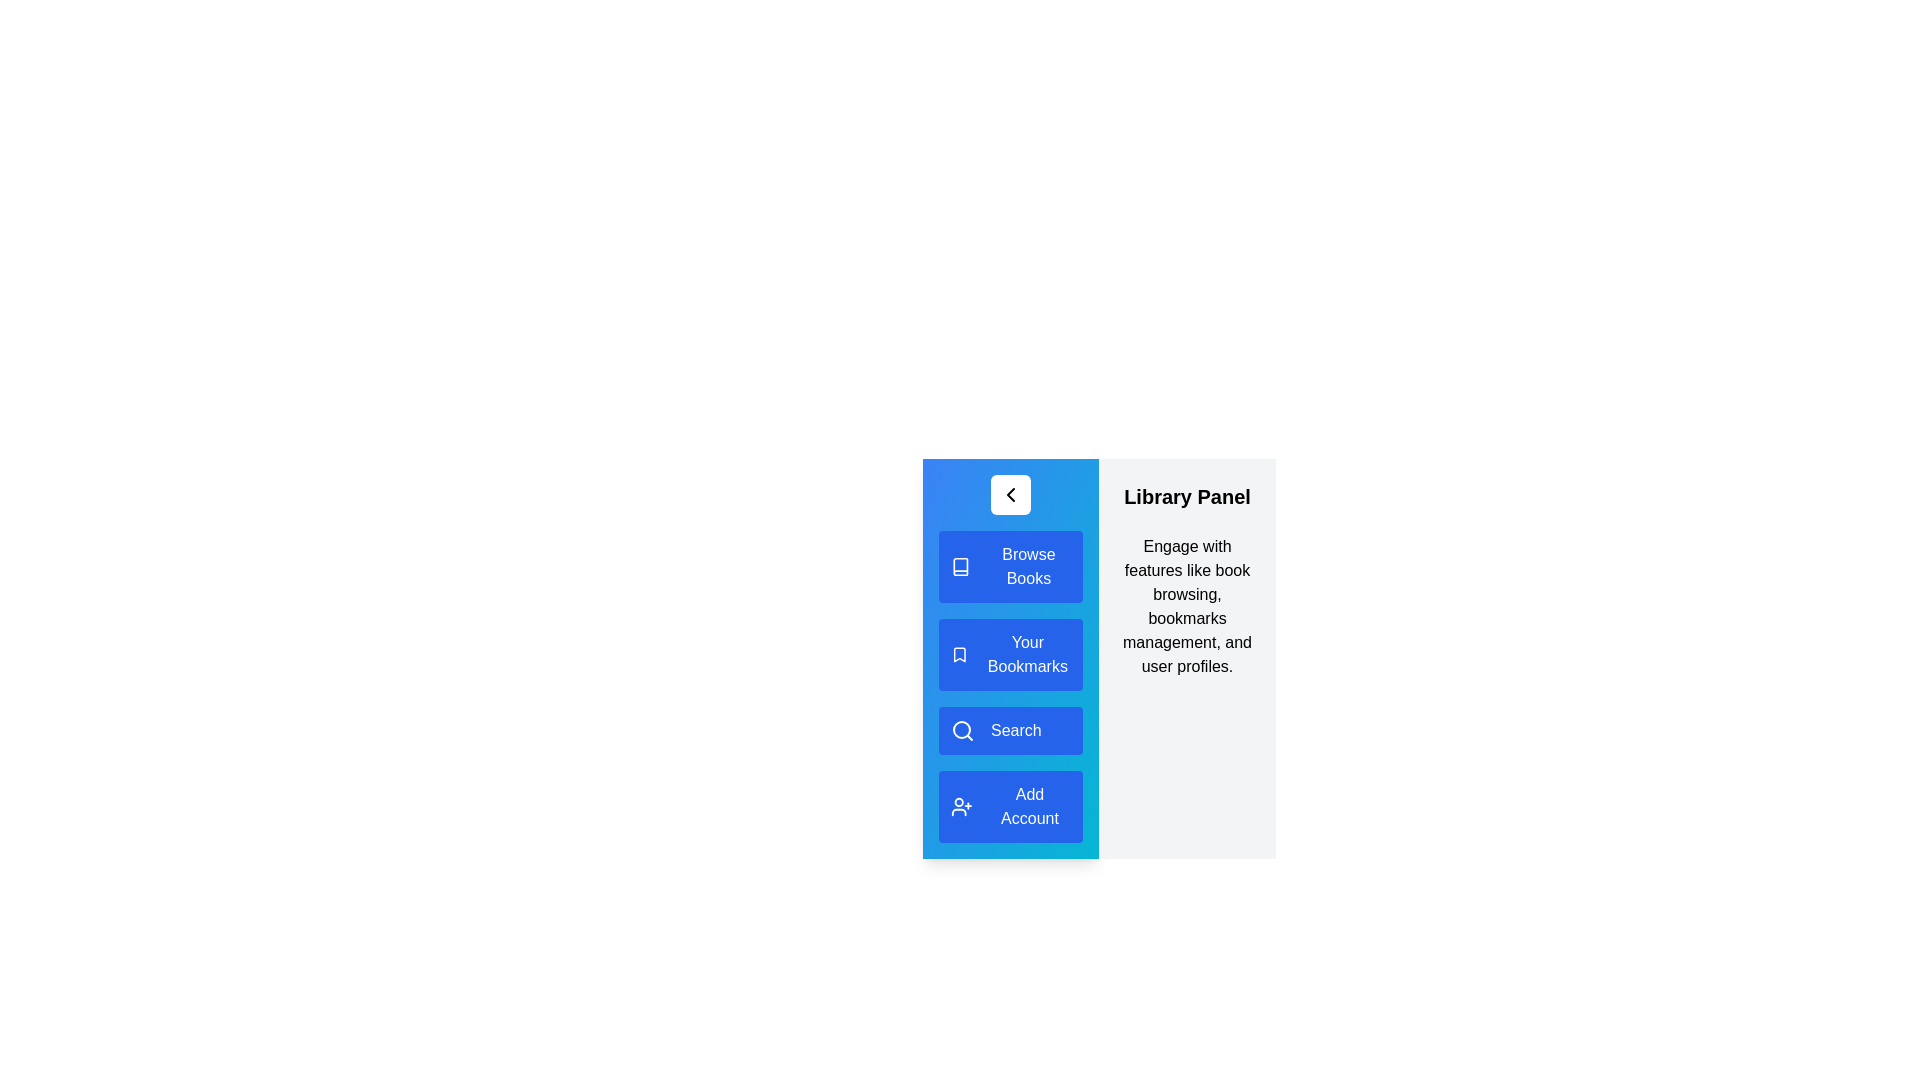 The width and height of the screenshot is (1920, 1080). I want to click on the menu item Your Bookmarks from the LibraryDrawer, so click(1011, 655).